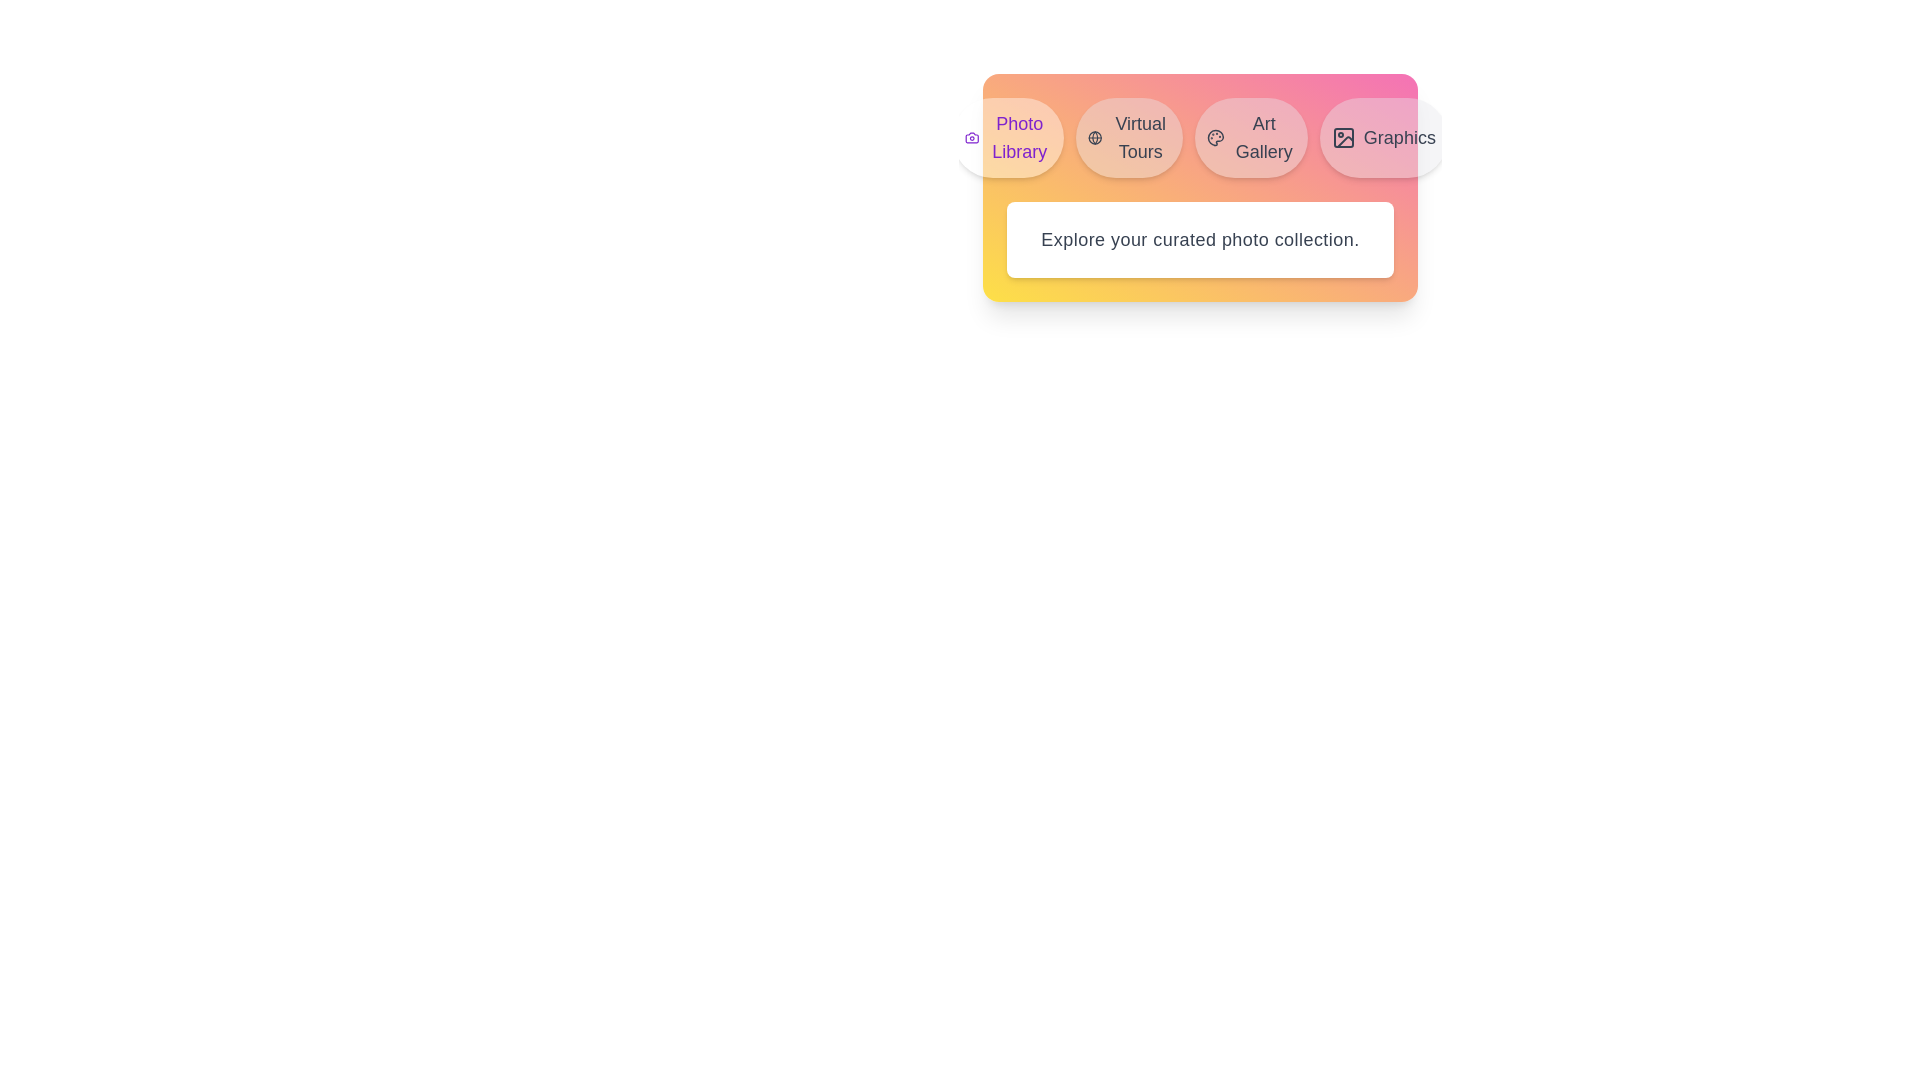 The width and height of the screenshot is (1920, 1080). Describe the element at coordinates (1382, 137) in the screenshot. I see `the tab labeled Graphics in the MediaLibraryTabs component` at that location.